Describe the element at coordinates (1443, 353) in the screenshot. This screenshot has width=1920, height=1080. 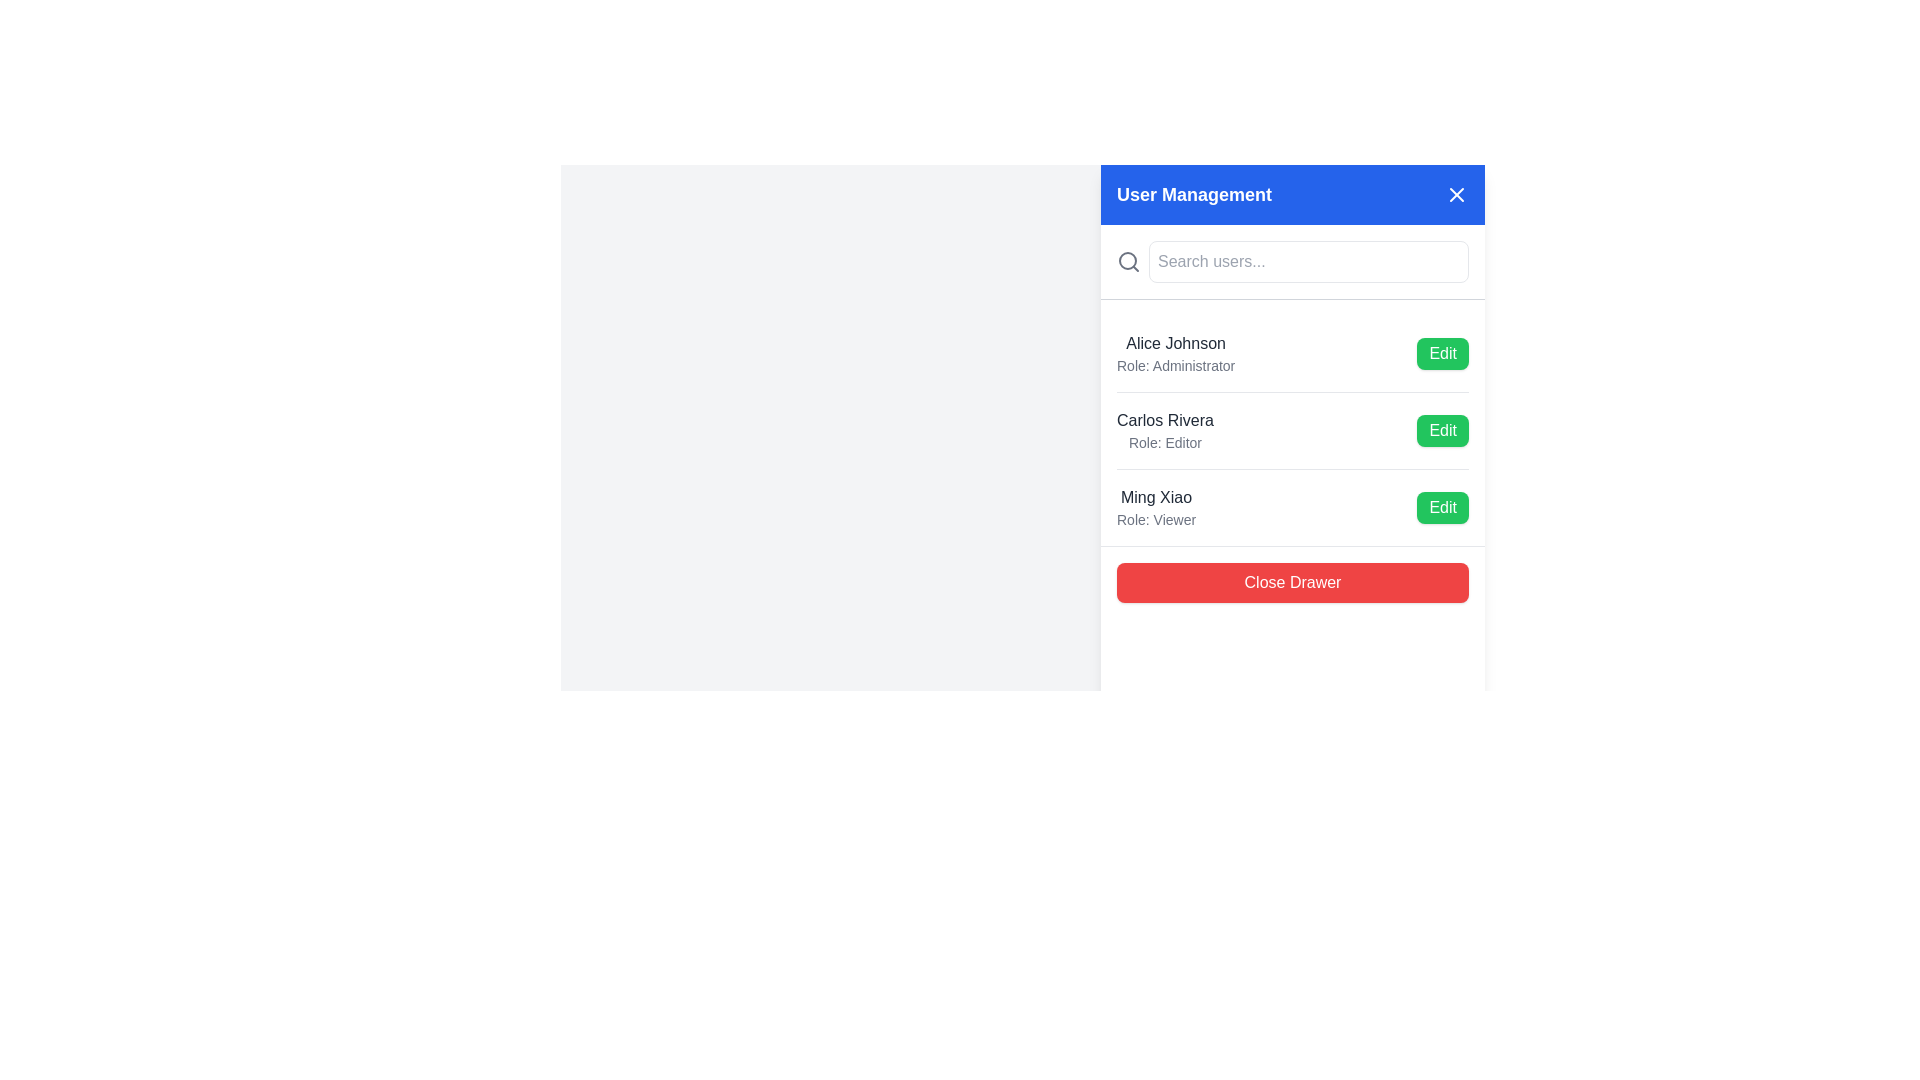
I see `the 'Edit' button with a green background, which is located beside 'Alice Johnson' and 'Role: Administrator' in the User Management section, to observe any hover effects` at that location.